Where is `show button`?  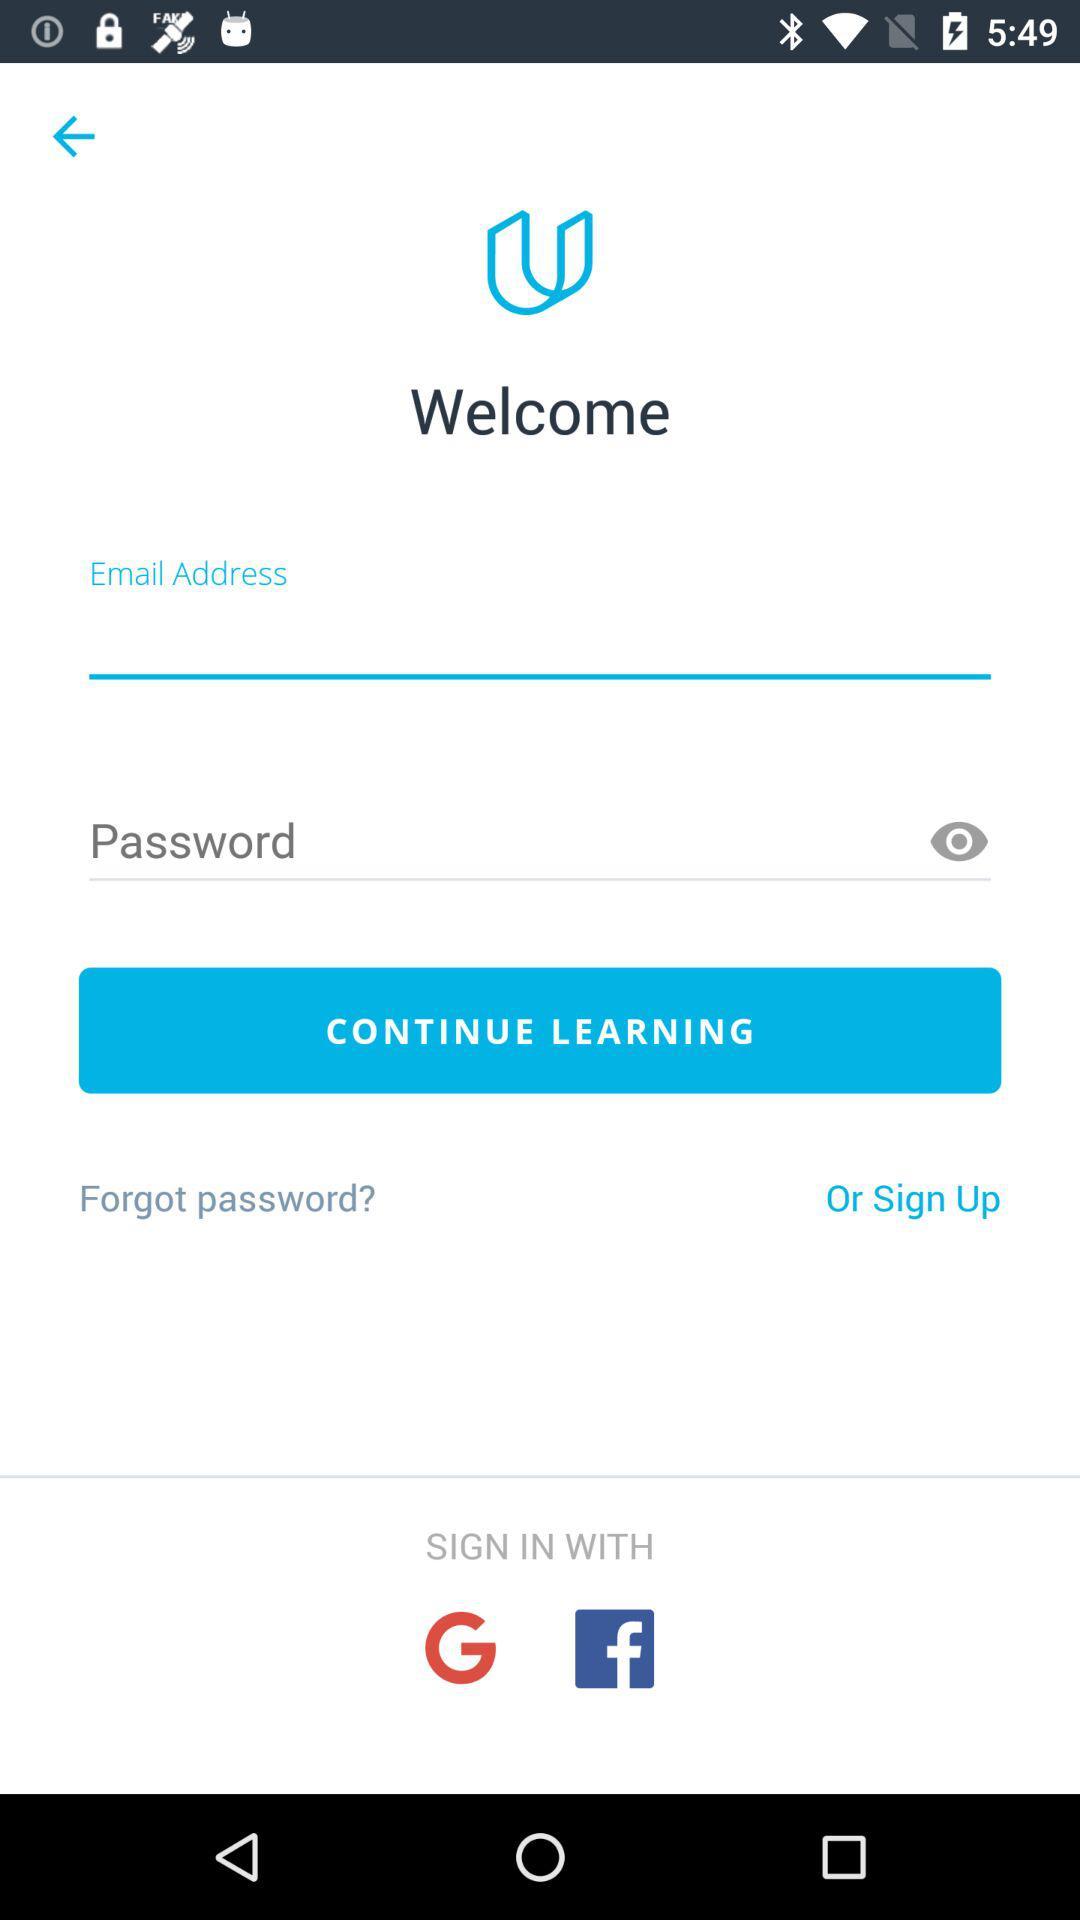
show button is located at coordinates (958, 842).